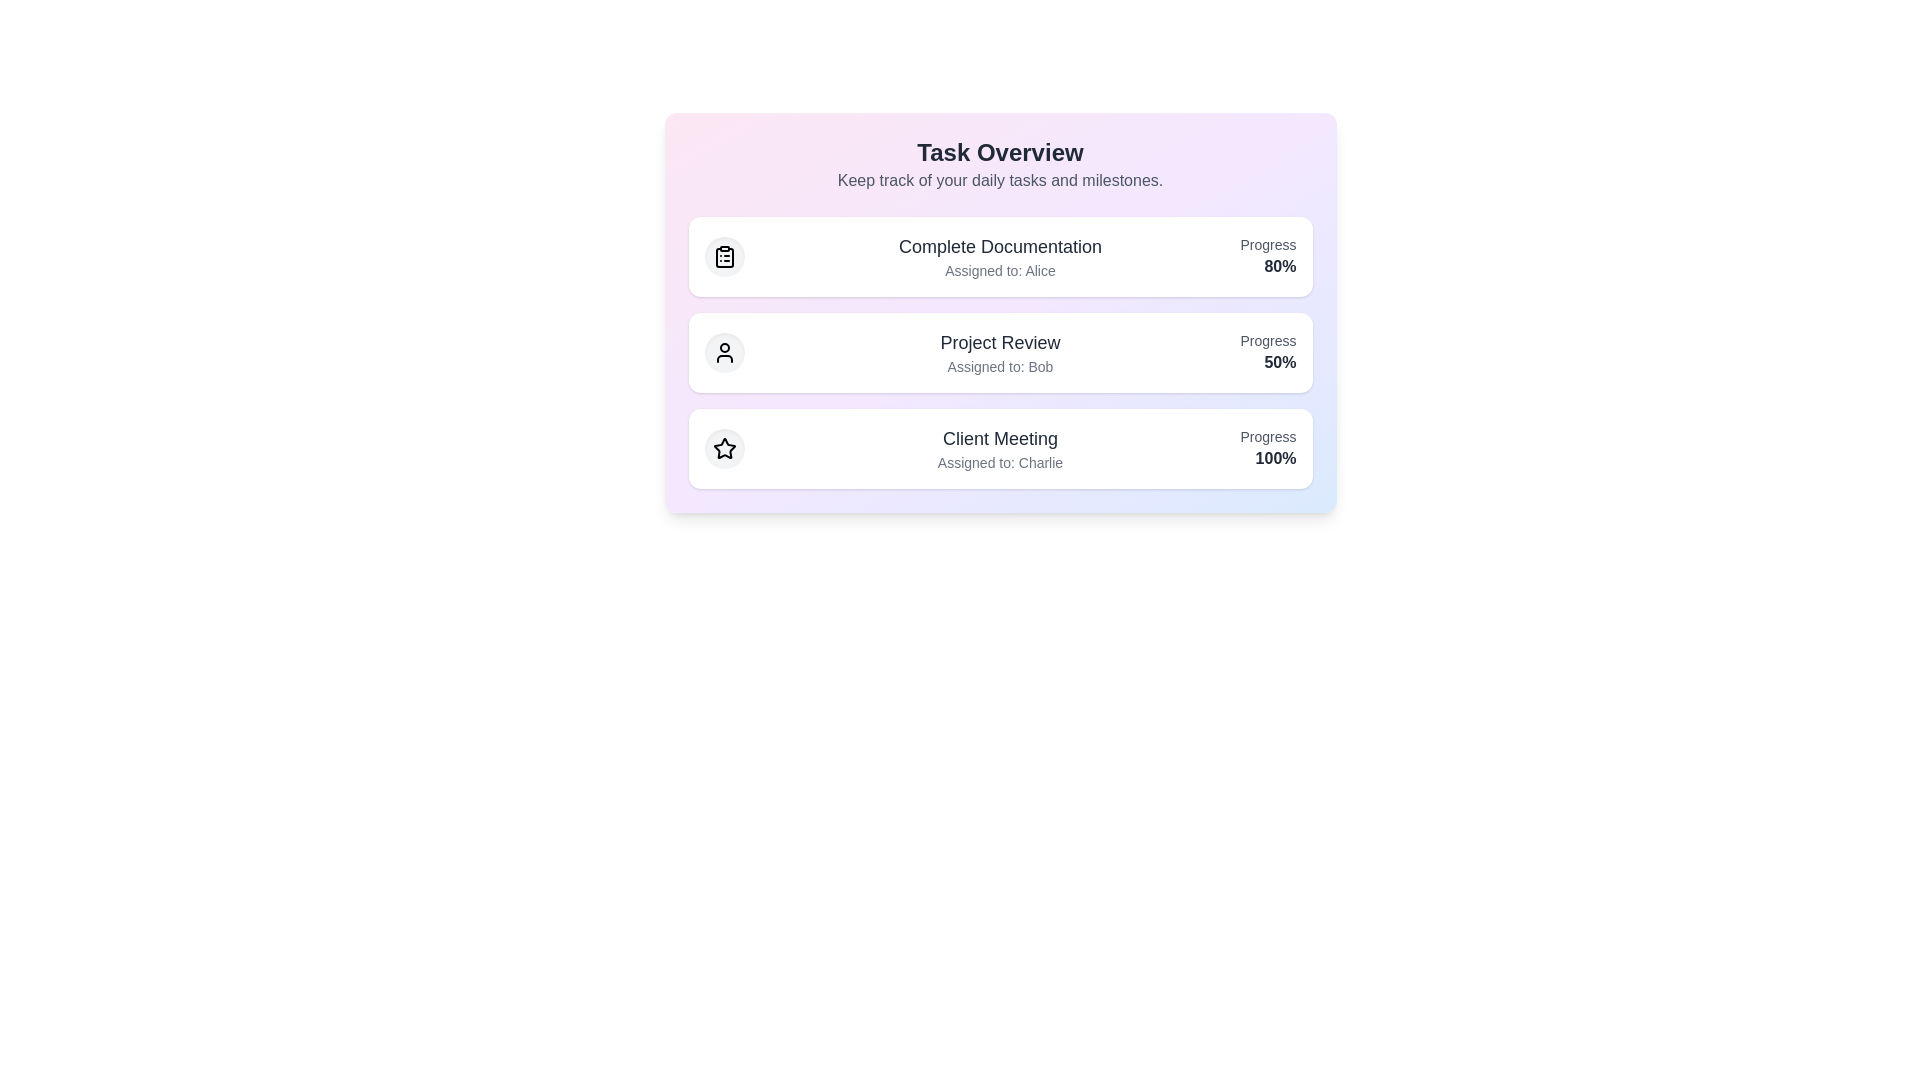 Image resolution: width=1920 pixels, height=1080 pixels. What do you see at coordinates (723, 256) in the screenshot?
I see `the task icon corresponding to Complete Documentation` at bounding box center [723, 256].